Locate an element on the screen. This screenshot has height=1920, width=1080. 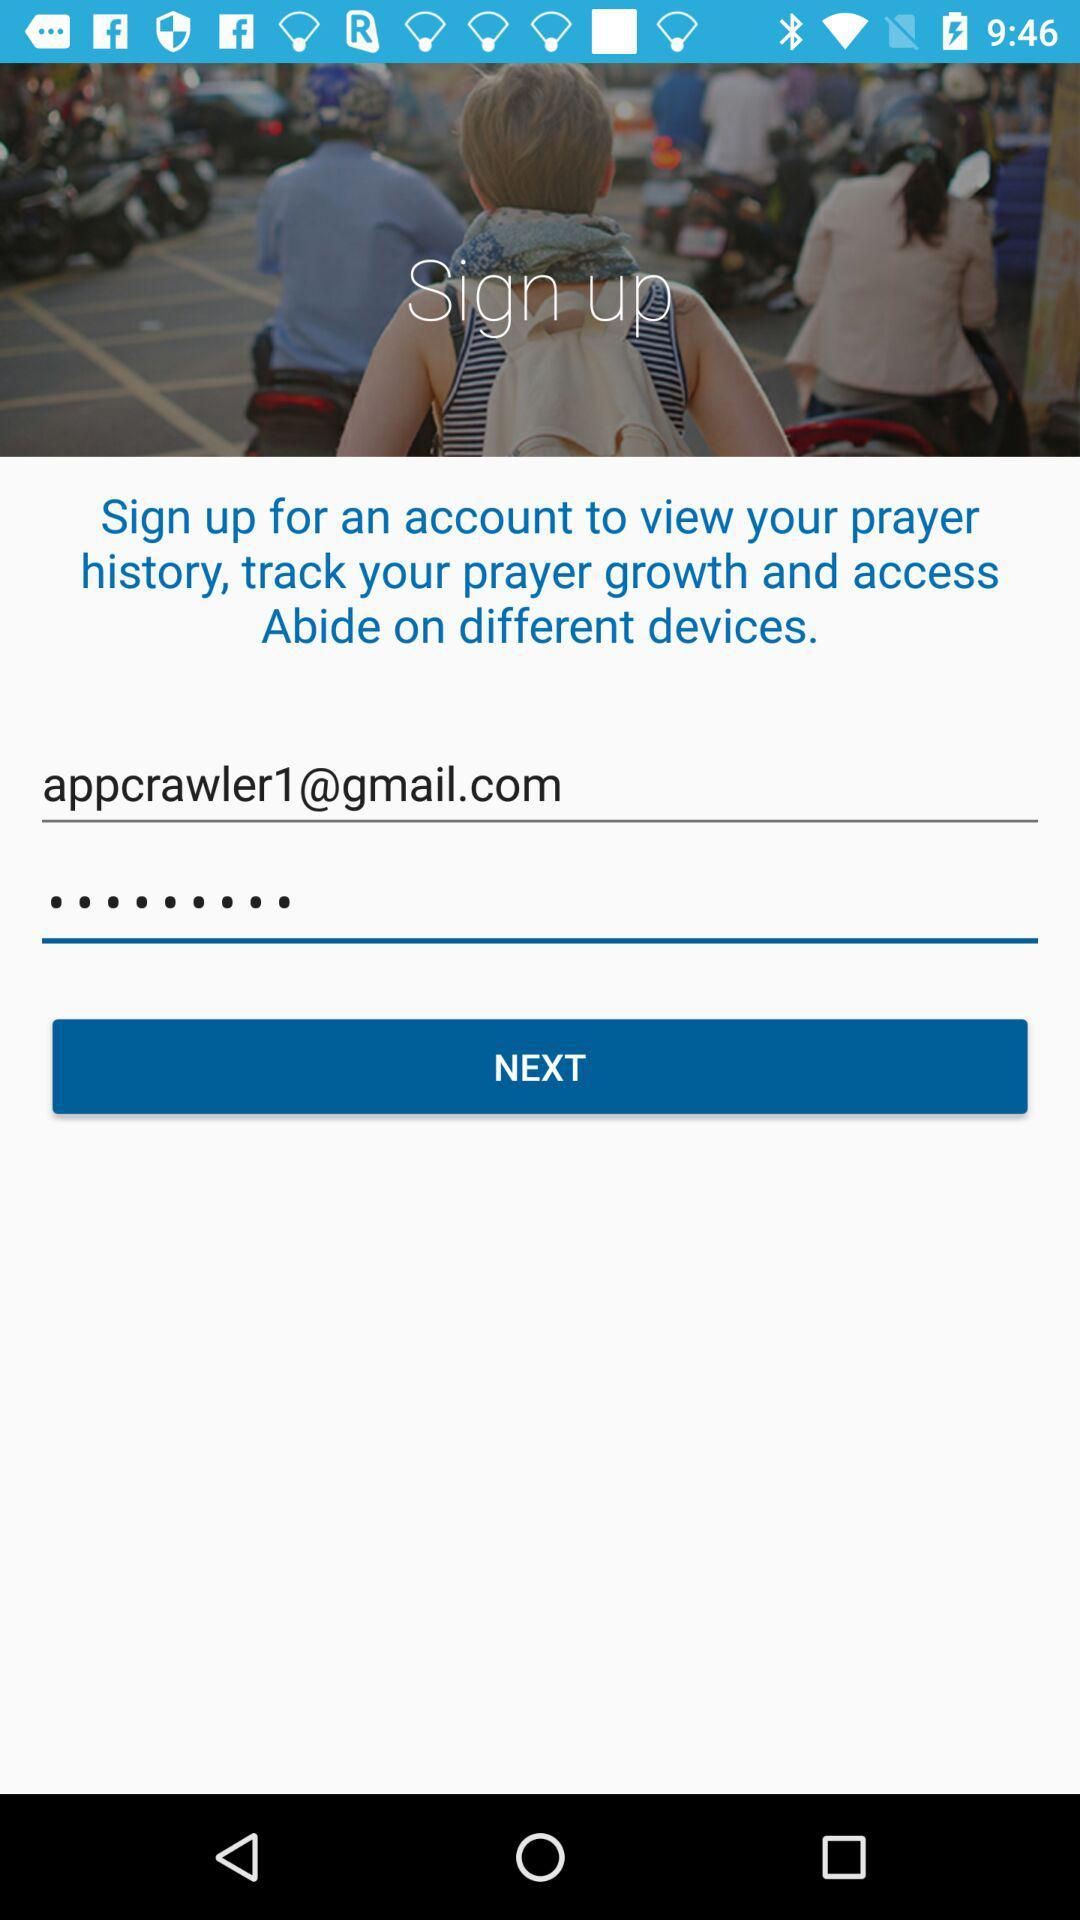
crowd3116 icon is located at coordinates (540, 901).